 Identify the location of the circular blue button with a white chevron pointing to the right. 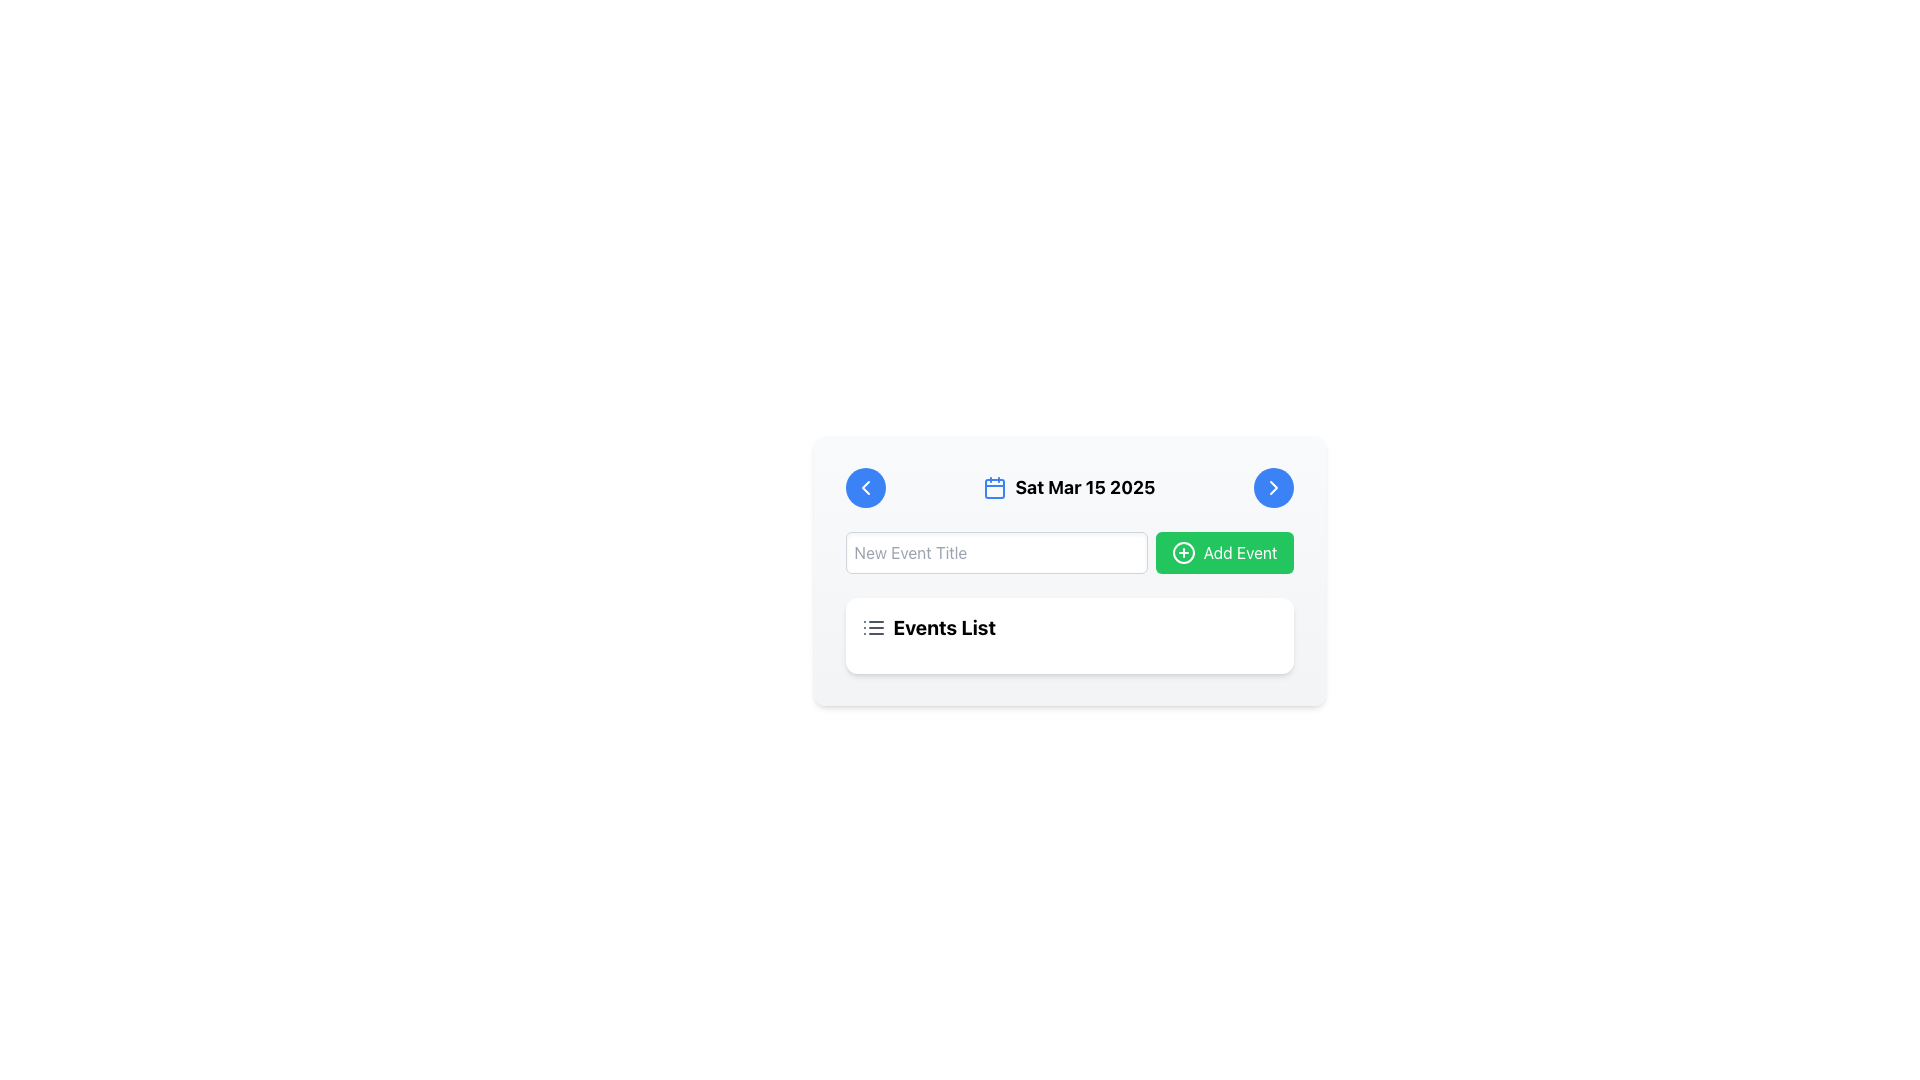
(1272, 488).